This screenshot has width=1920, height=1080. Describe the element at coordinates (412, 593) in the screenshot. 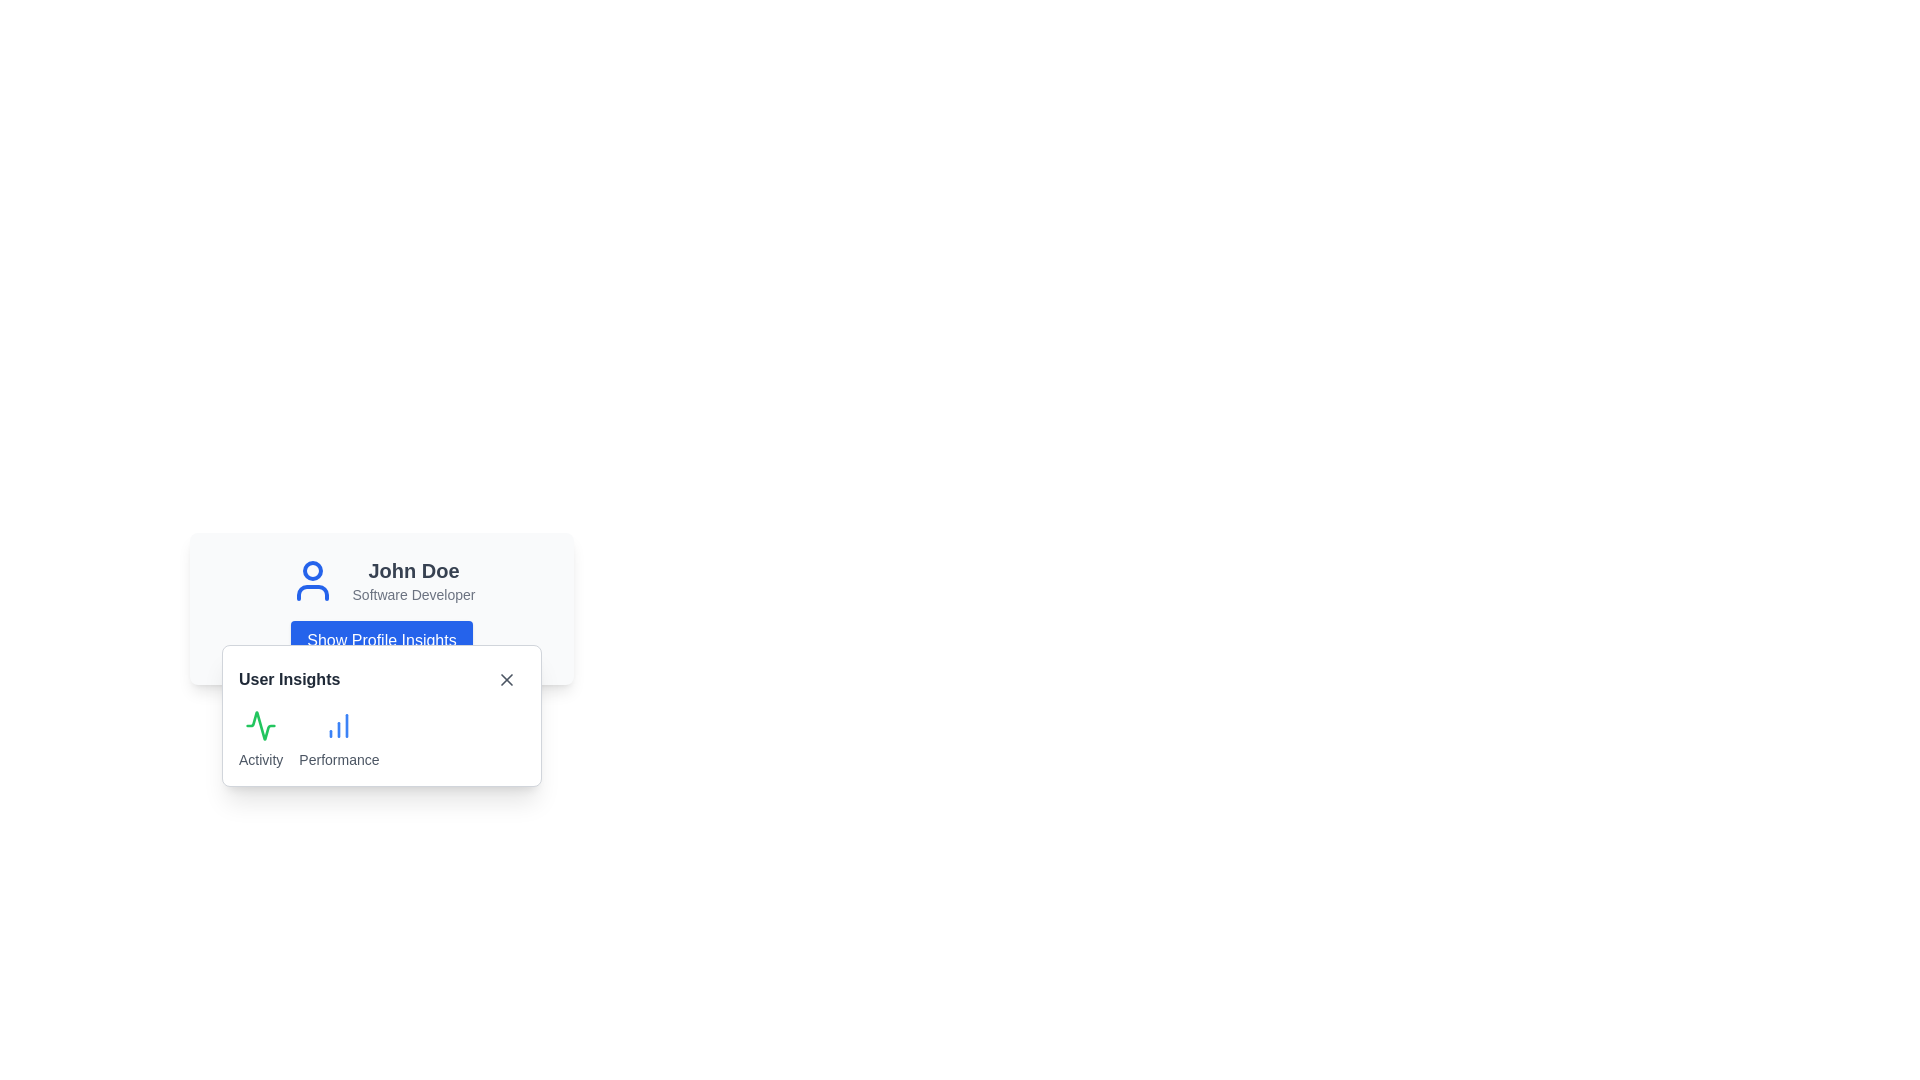

I see `the static text display that shows the job title or designation for 'John Doe', located below the name within a white card layout` at that location.